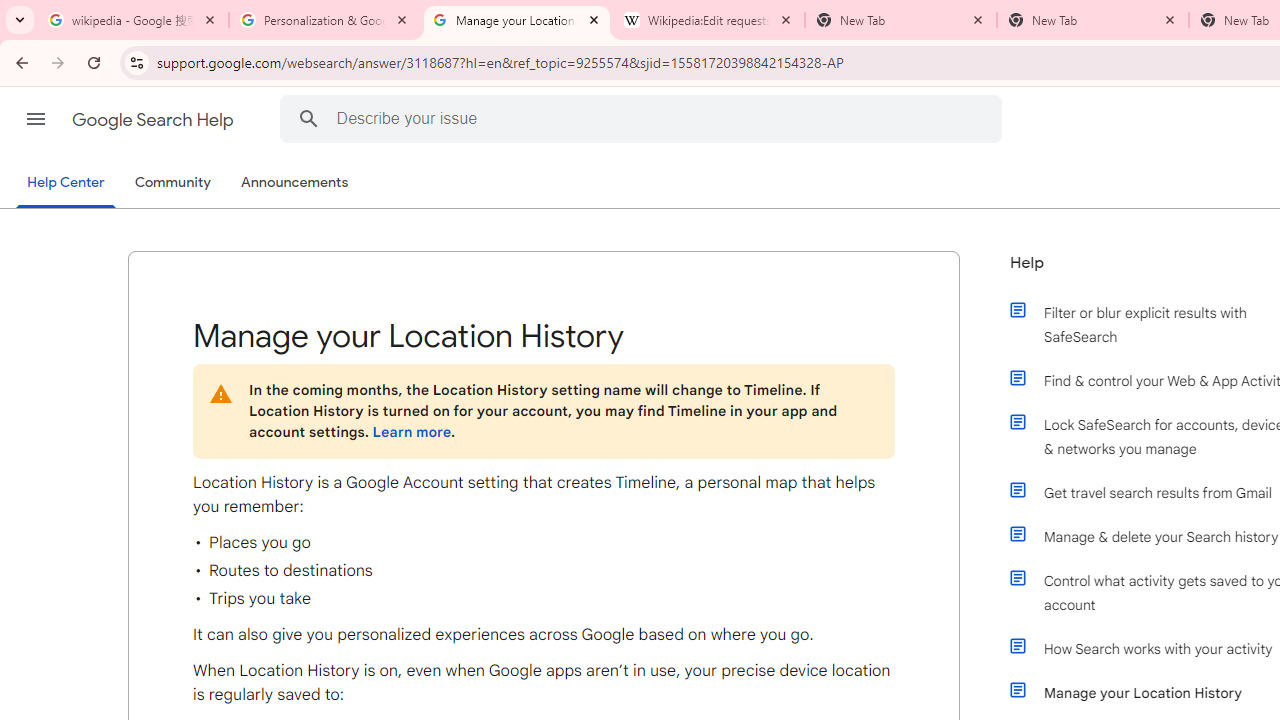 This screenshot has width=1280, height=720. What do you see at coordinates (643, 118) in the screenshot?
I see `'Describe your issue'` at bounding box center [643, 118].